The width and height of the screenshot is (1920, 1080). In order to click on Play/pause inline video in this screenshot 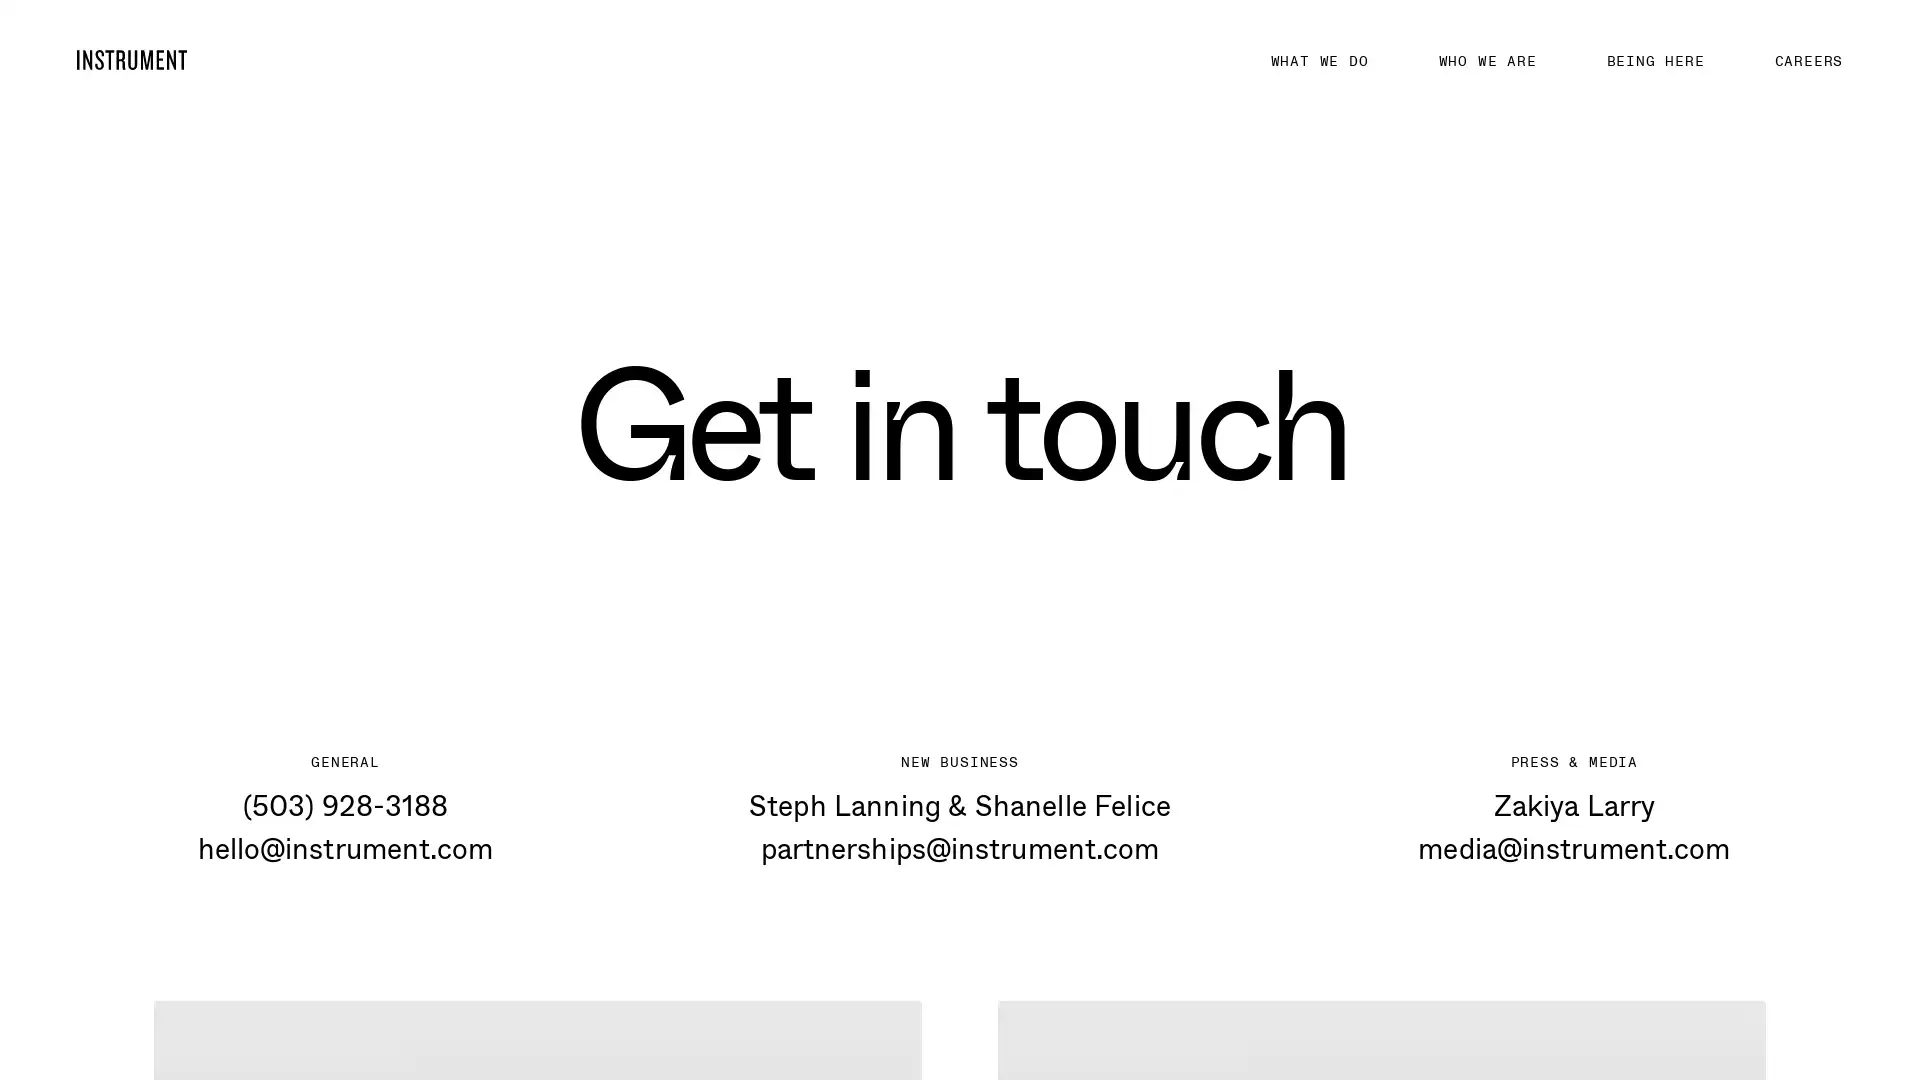, I will do `click(1036, 1000)`.